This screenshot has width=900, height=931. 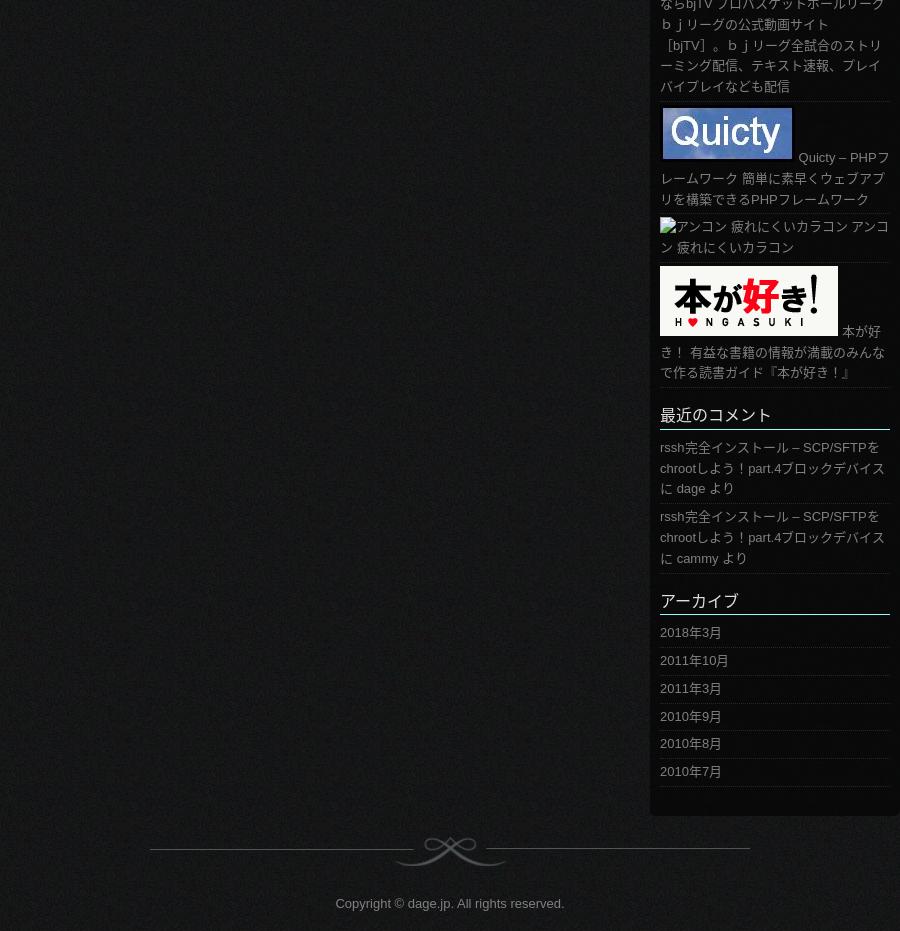 What do you see at coordinates (689, 488) in the screenshot?
I see `'dage'` at bounding box center [689, 488].